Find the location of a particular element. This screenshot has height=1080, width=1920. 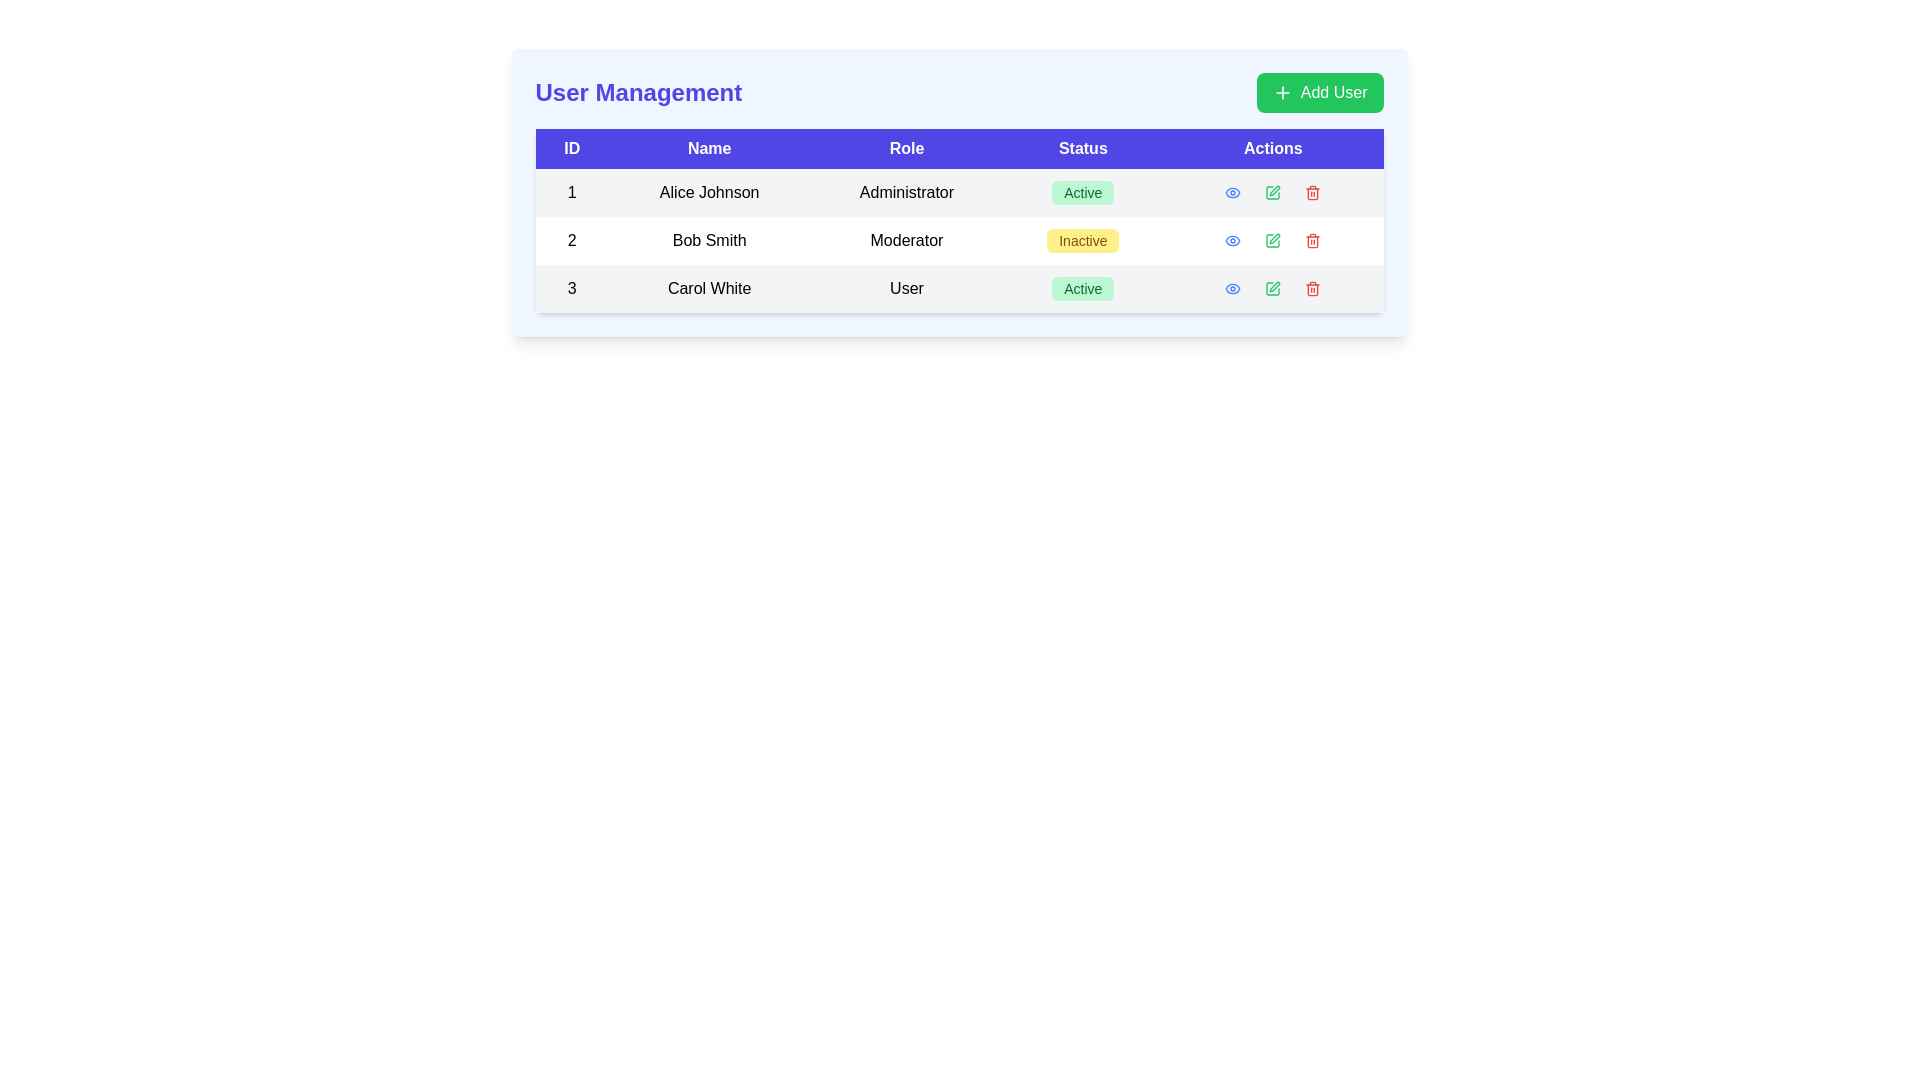

the red trash bin icon in the third row of the user management table is located at coordinates (1313, 289).